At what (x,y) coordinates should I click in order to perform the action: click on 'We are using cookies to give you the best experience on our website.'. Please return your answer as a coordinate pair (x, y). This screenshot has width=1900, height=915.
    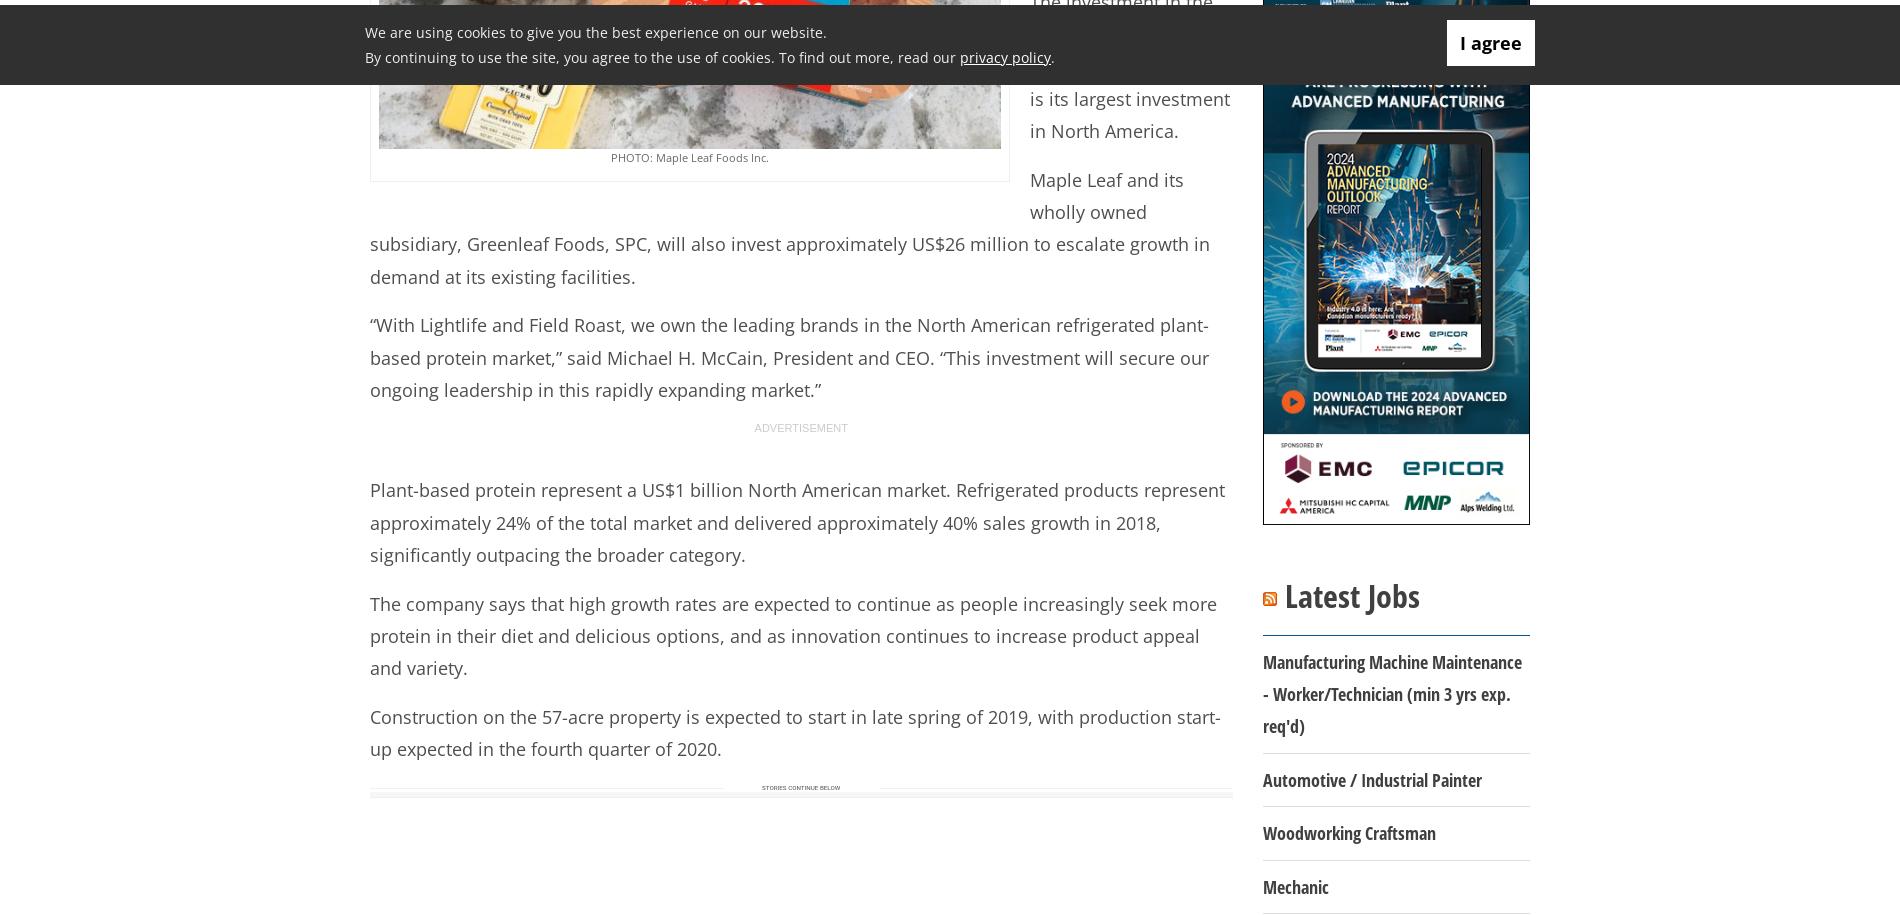
    Looking at the image, I should click on (596, 31).